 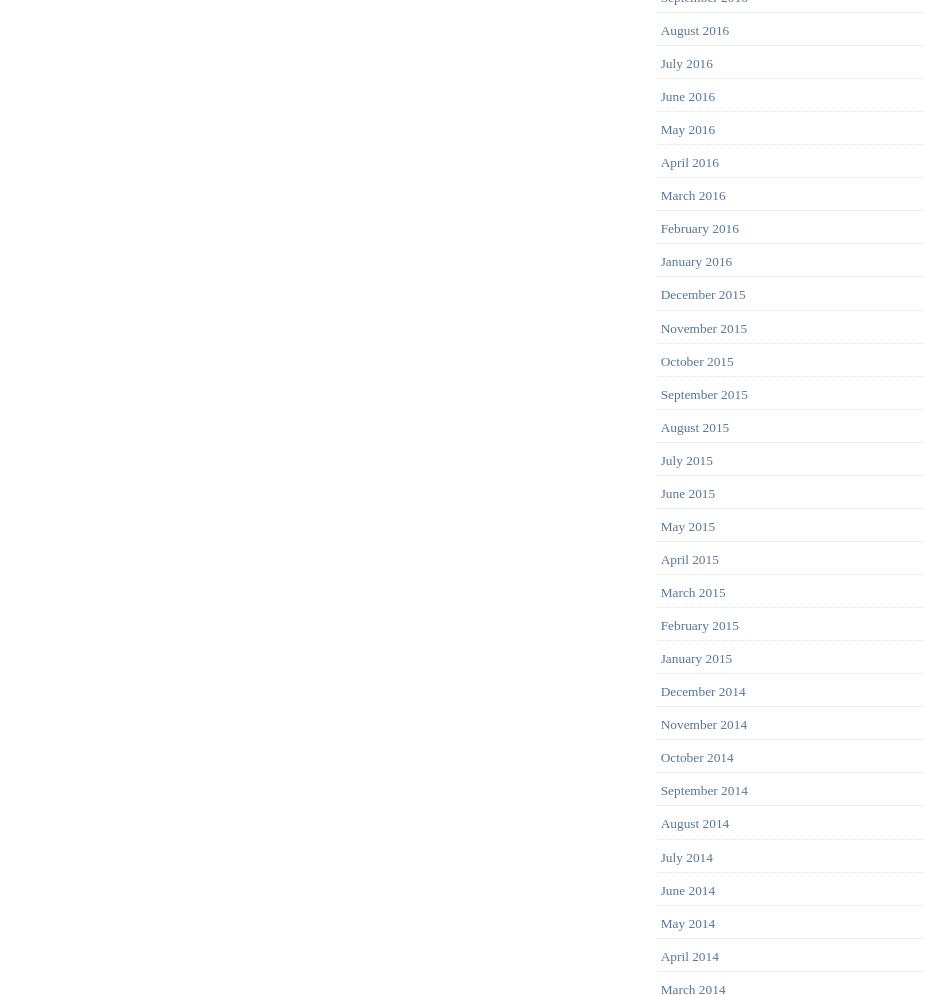 I want to click on 'April 2014', so click(x=688, y=955).